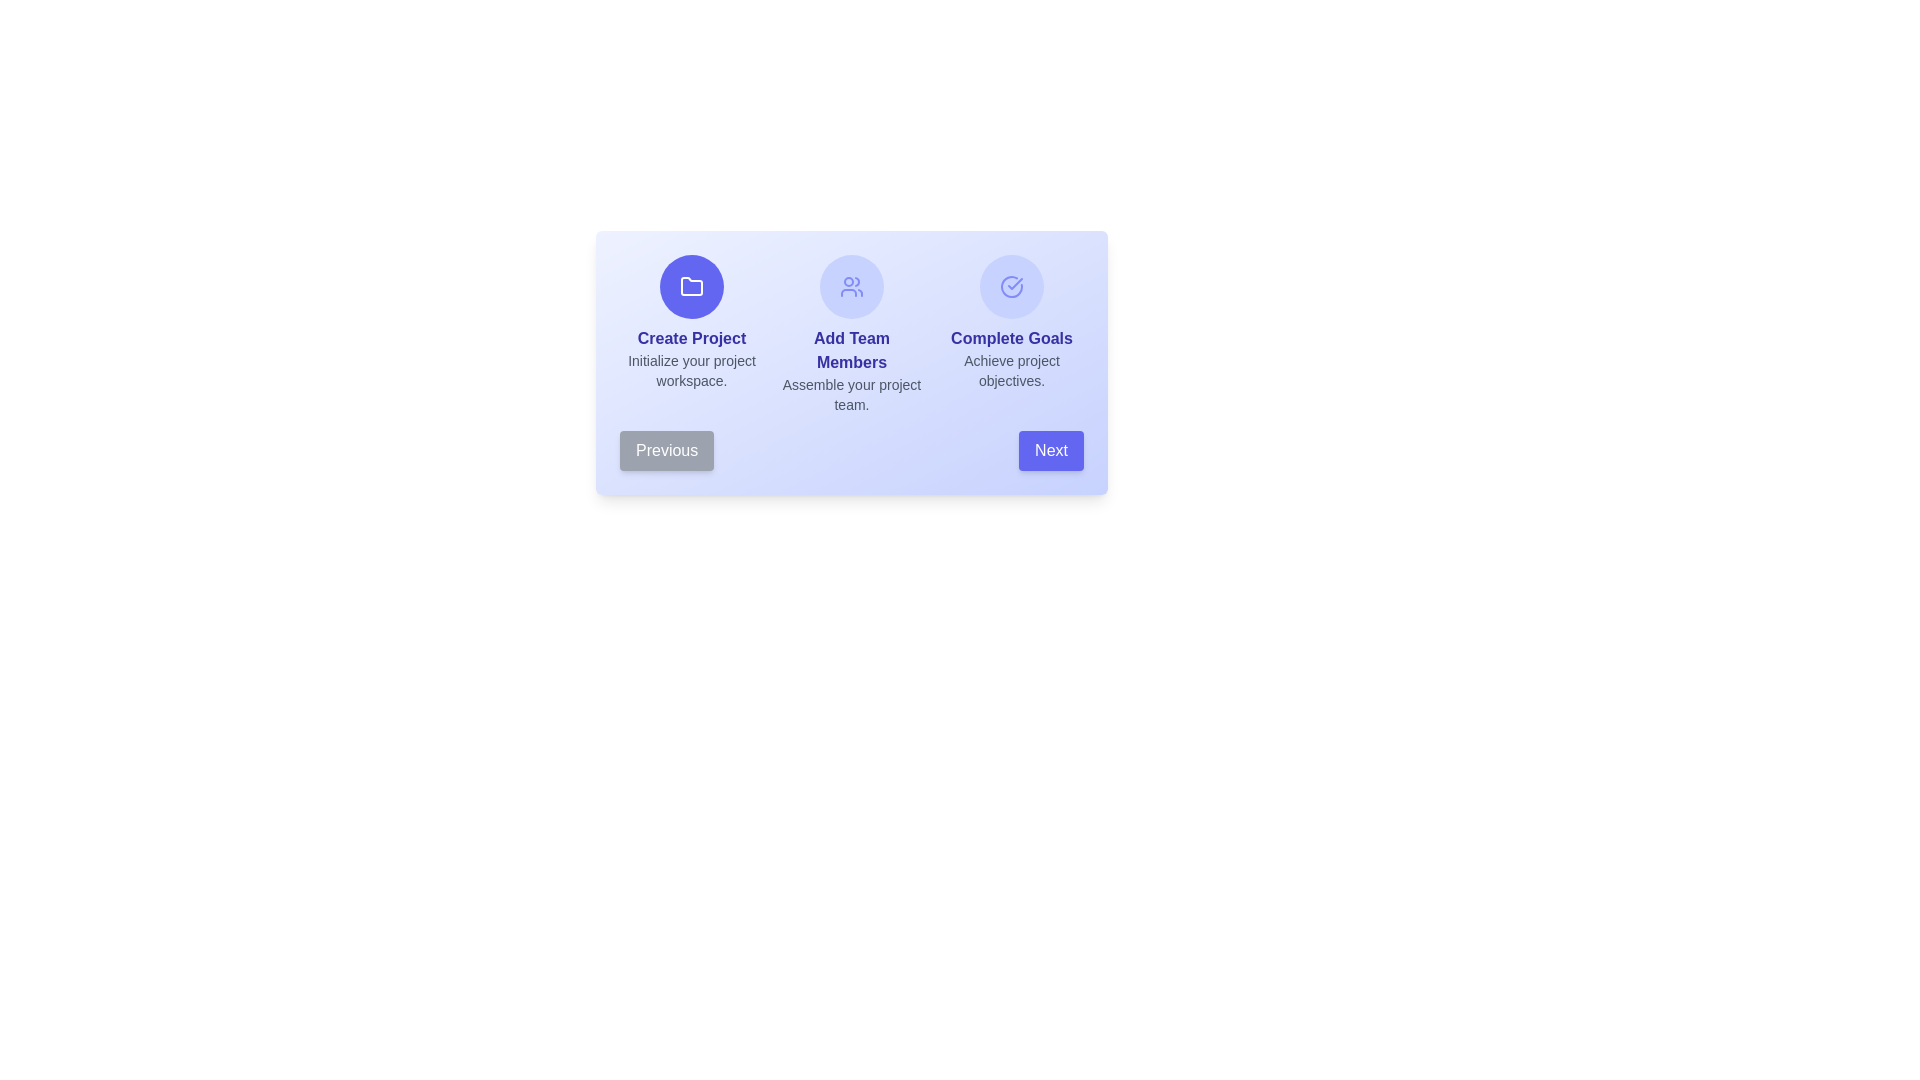 This screenshot has width=1920, height=1080. Describe the element at coordinates (1050, 451) in the screenshot. I see `the 'Next' button to navigate to the next workflow step` at that location.